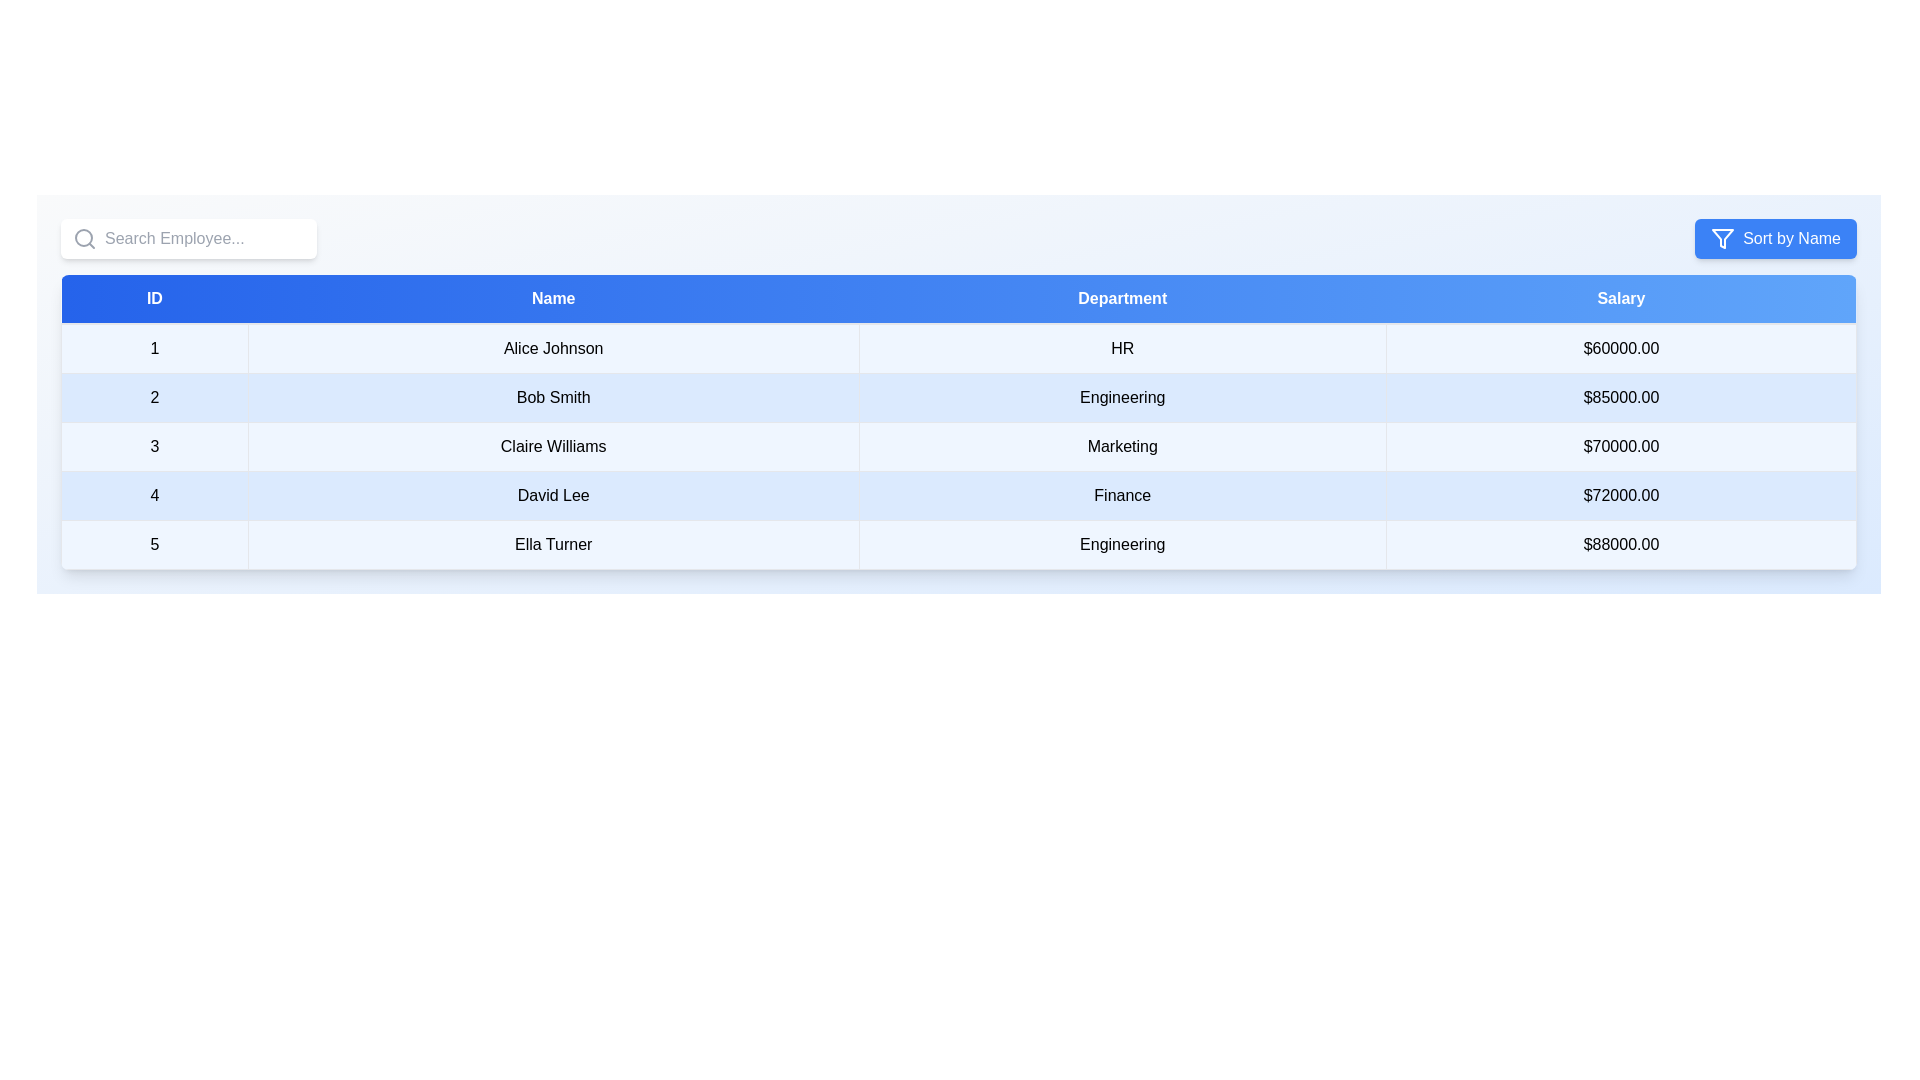 Image resolution: width=1920 pixels, height=1080 pixels. What do you see at coordinates (153, 299) in the screenshot?
I see `the ID column header in the table, which is positioned at the far-left end and represents the data category for the ID column` at bounding box center [153, 299].